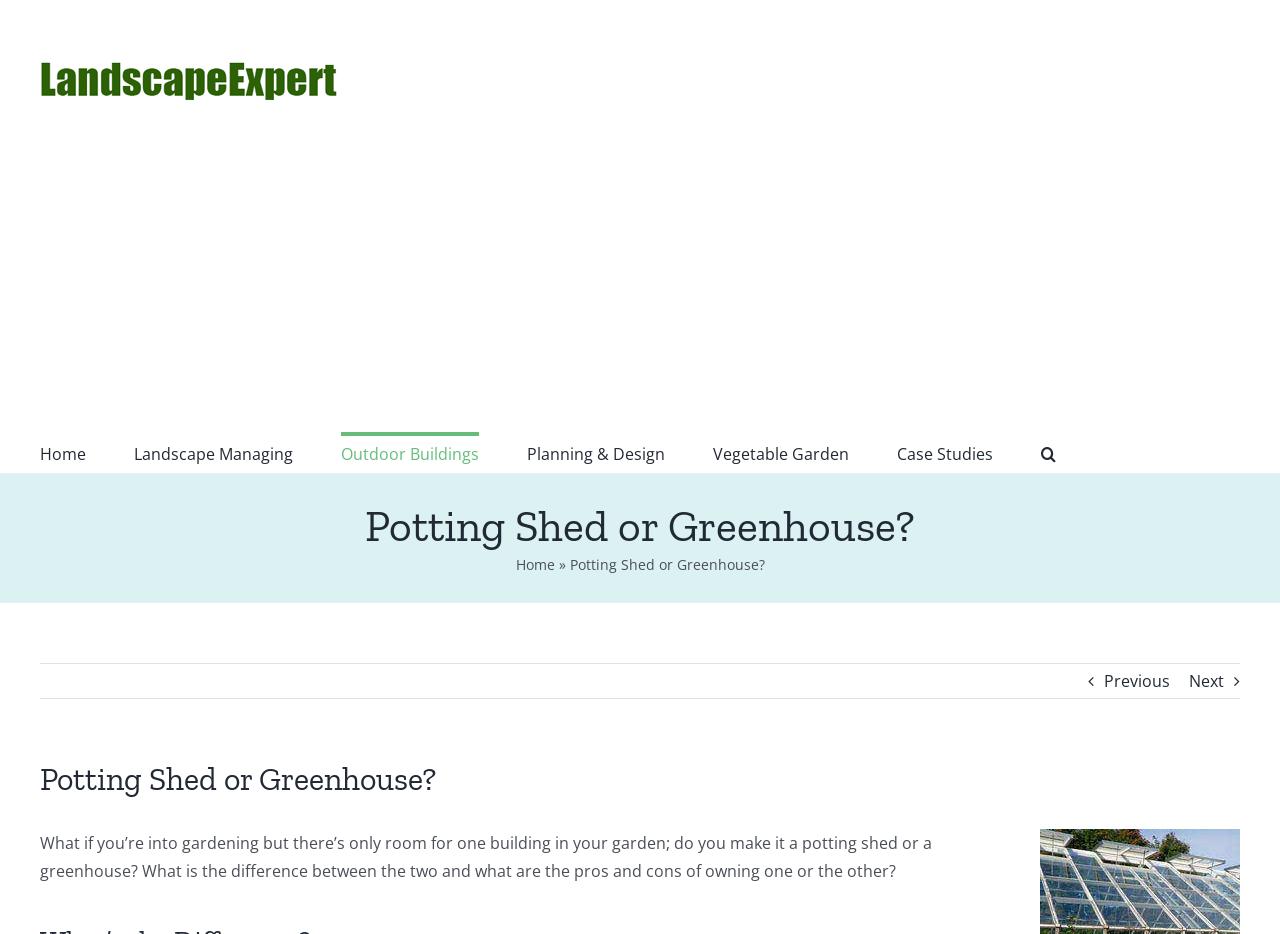 The width and height of the screenshot is (1280, 934). I want to click on 'Planning & Design', so click(594, 454).